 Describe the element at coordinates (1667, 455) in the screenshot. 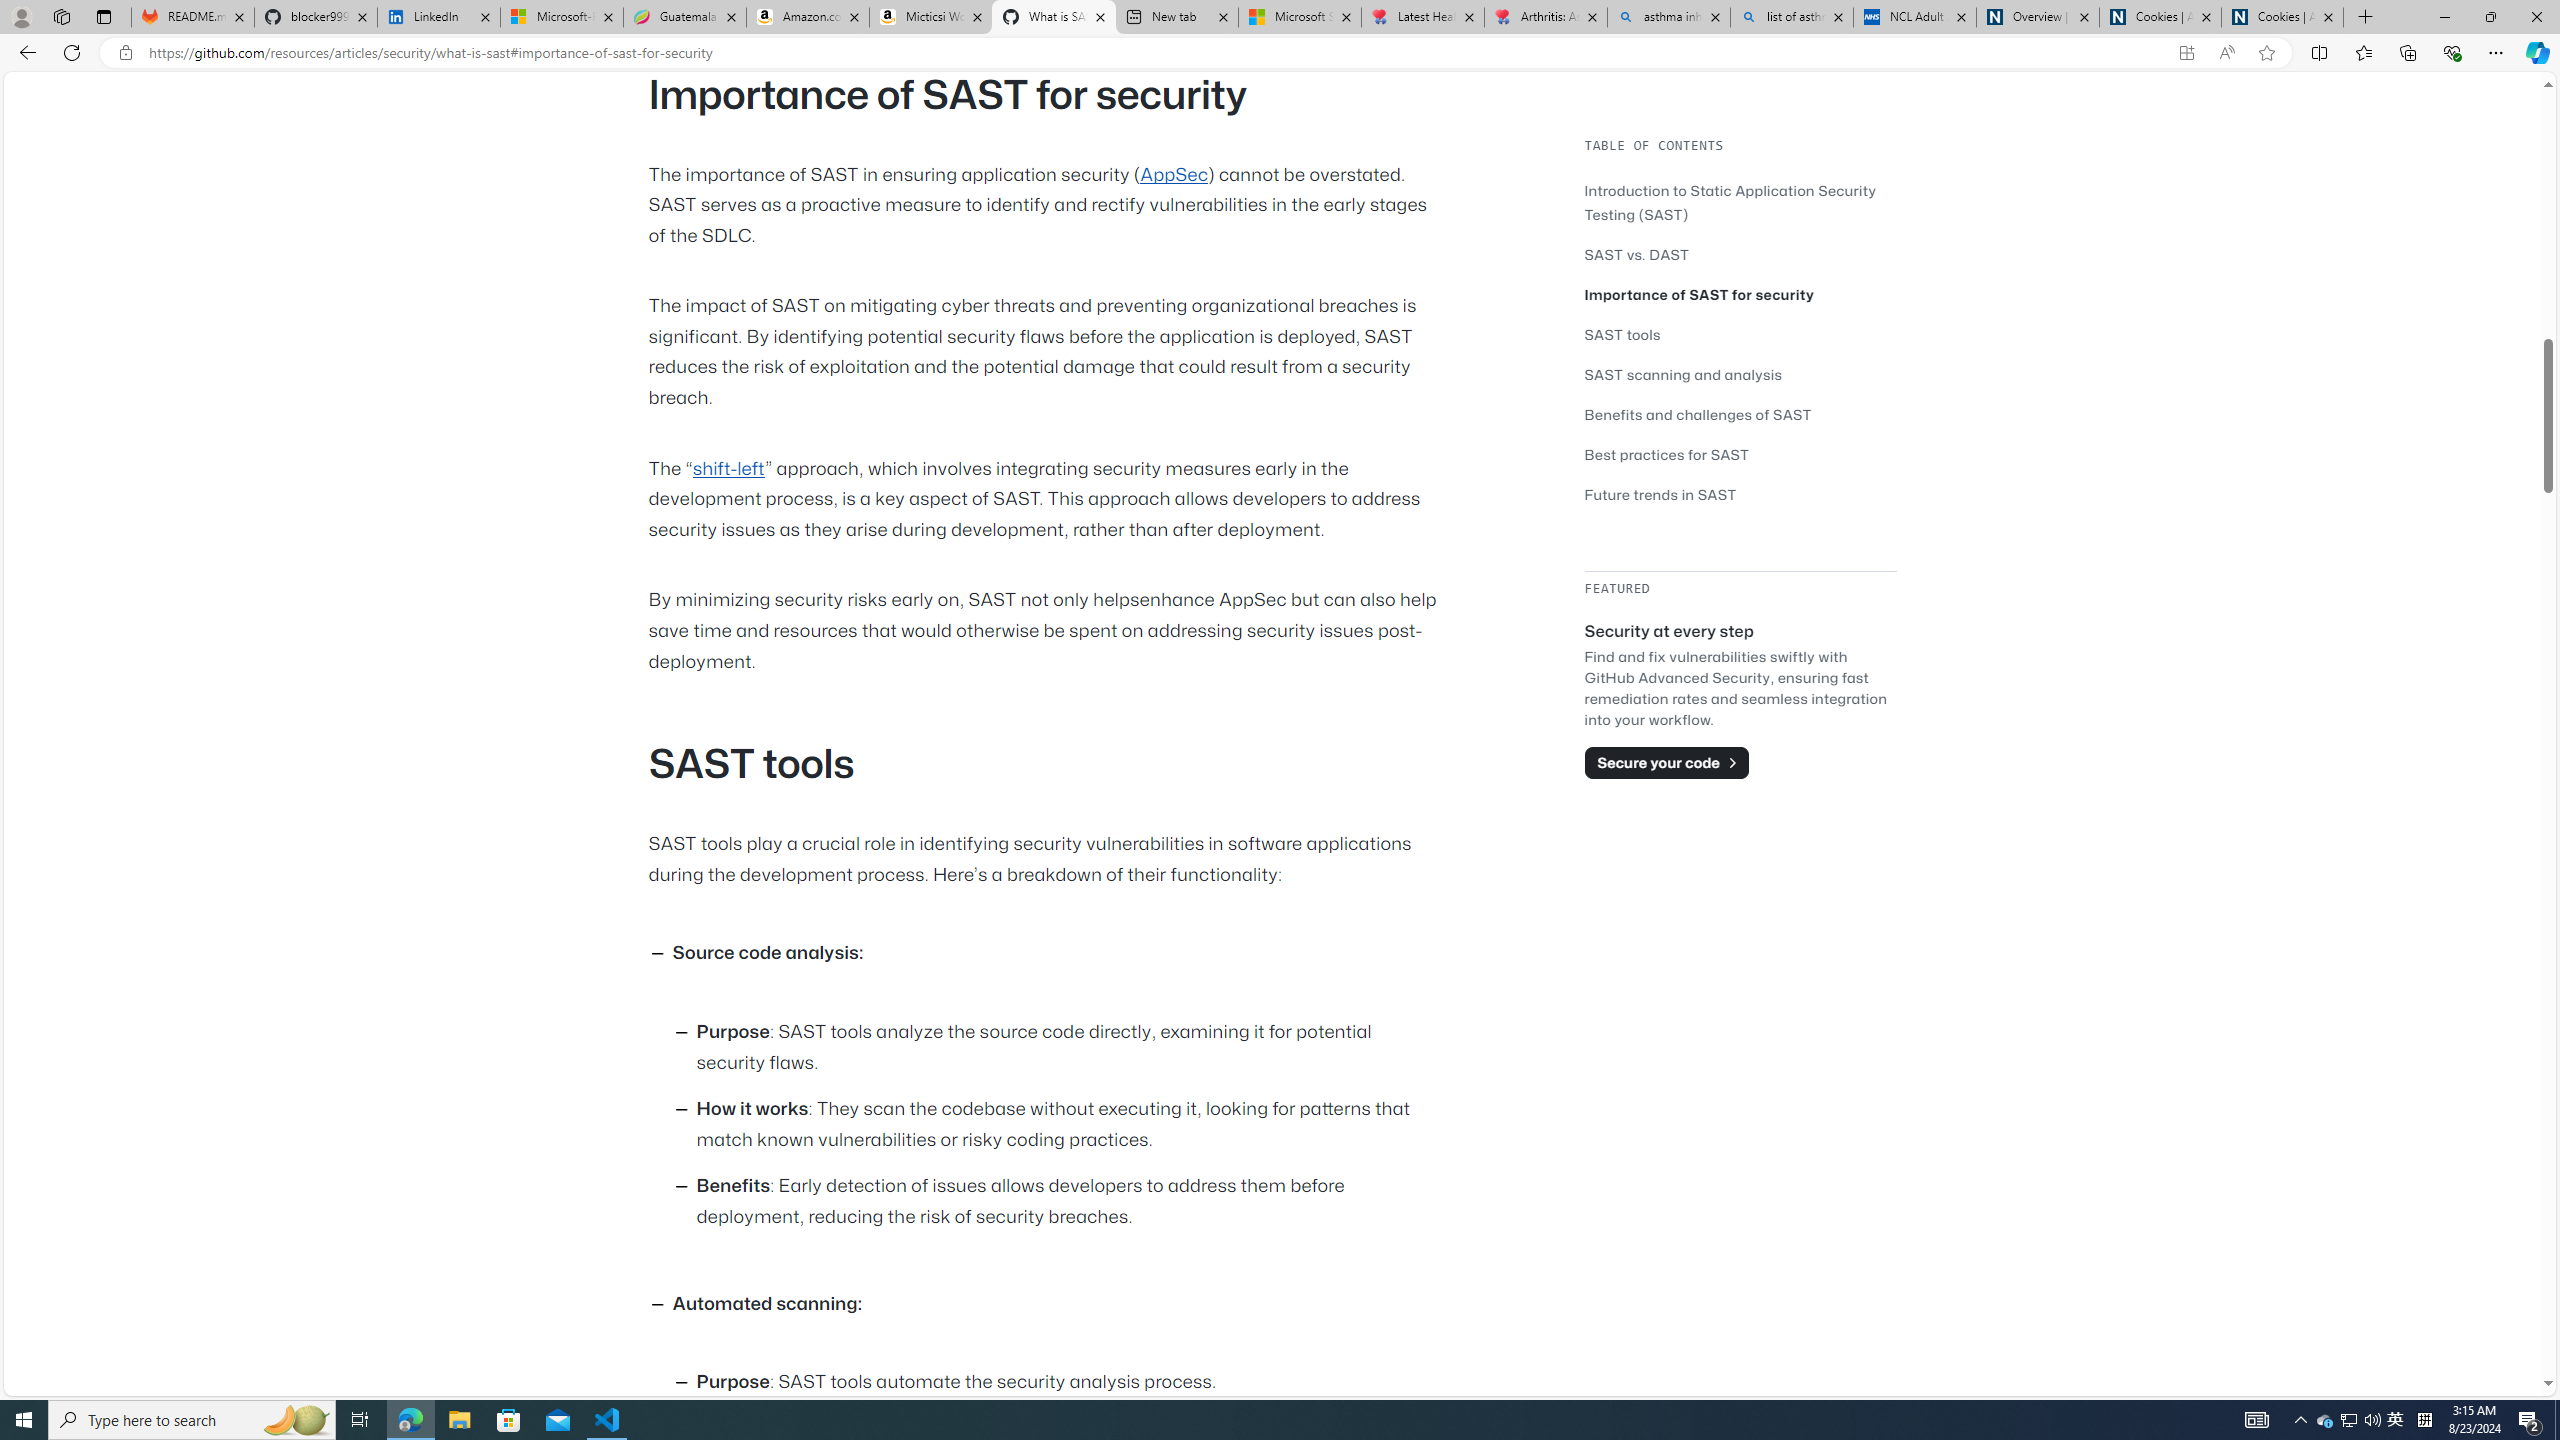

I see `'Best practices for SAST'` at that location.